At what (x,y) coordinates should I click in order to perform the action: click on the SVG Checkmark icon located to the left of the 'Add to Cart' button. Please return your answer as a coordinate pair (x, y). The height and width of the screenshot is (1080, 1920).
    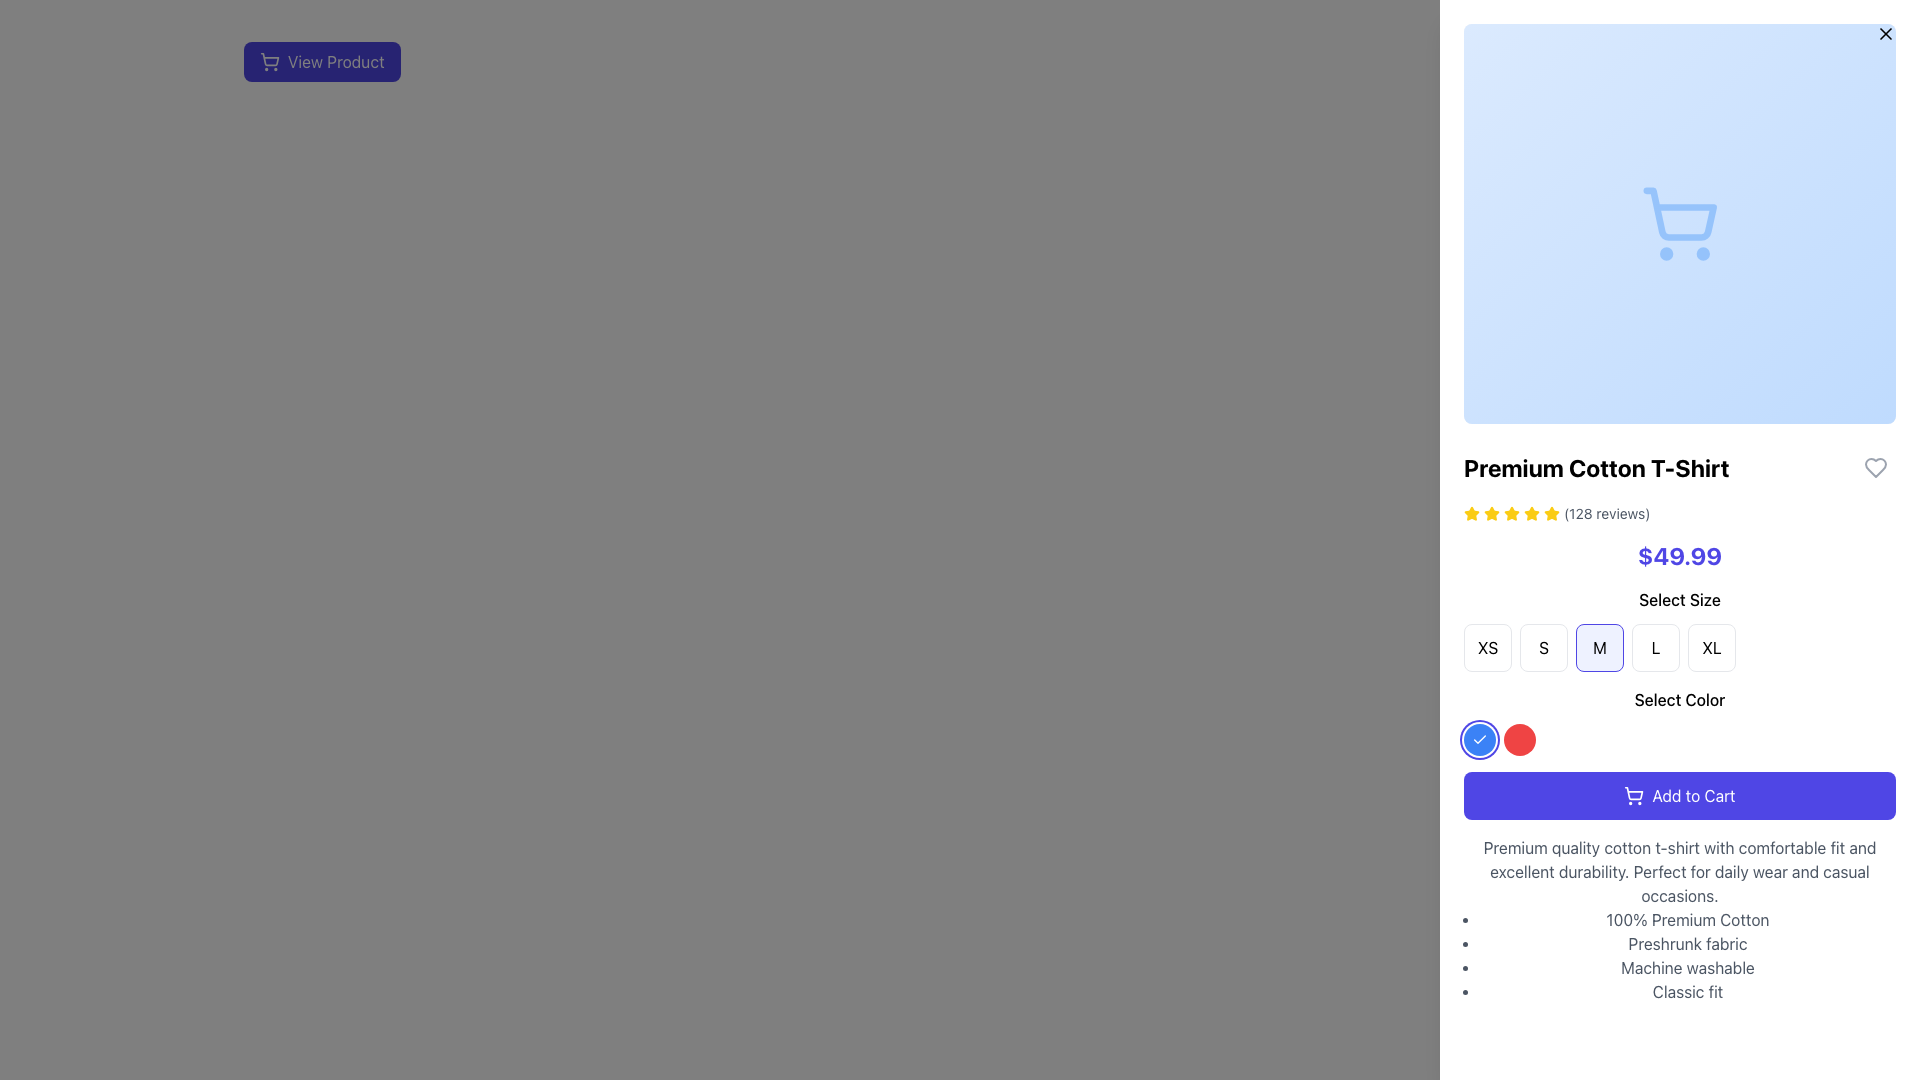
    Looking at the image, I should click on (1479, 740).